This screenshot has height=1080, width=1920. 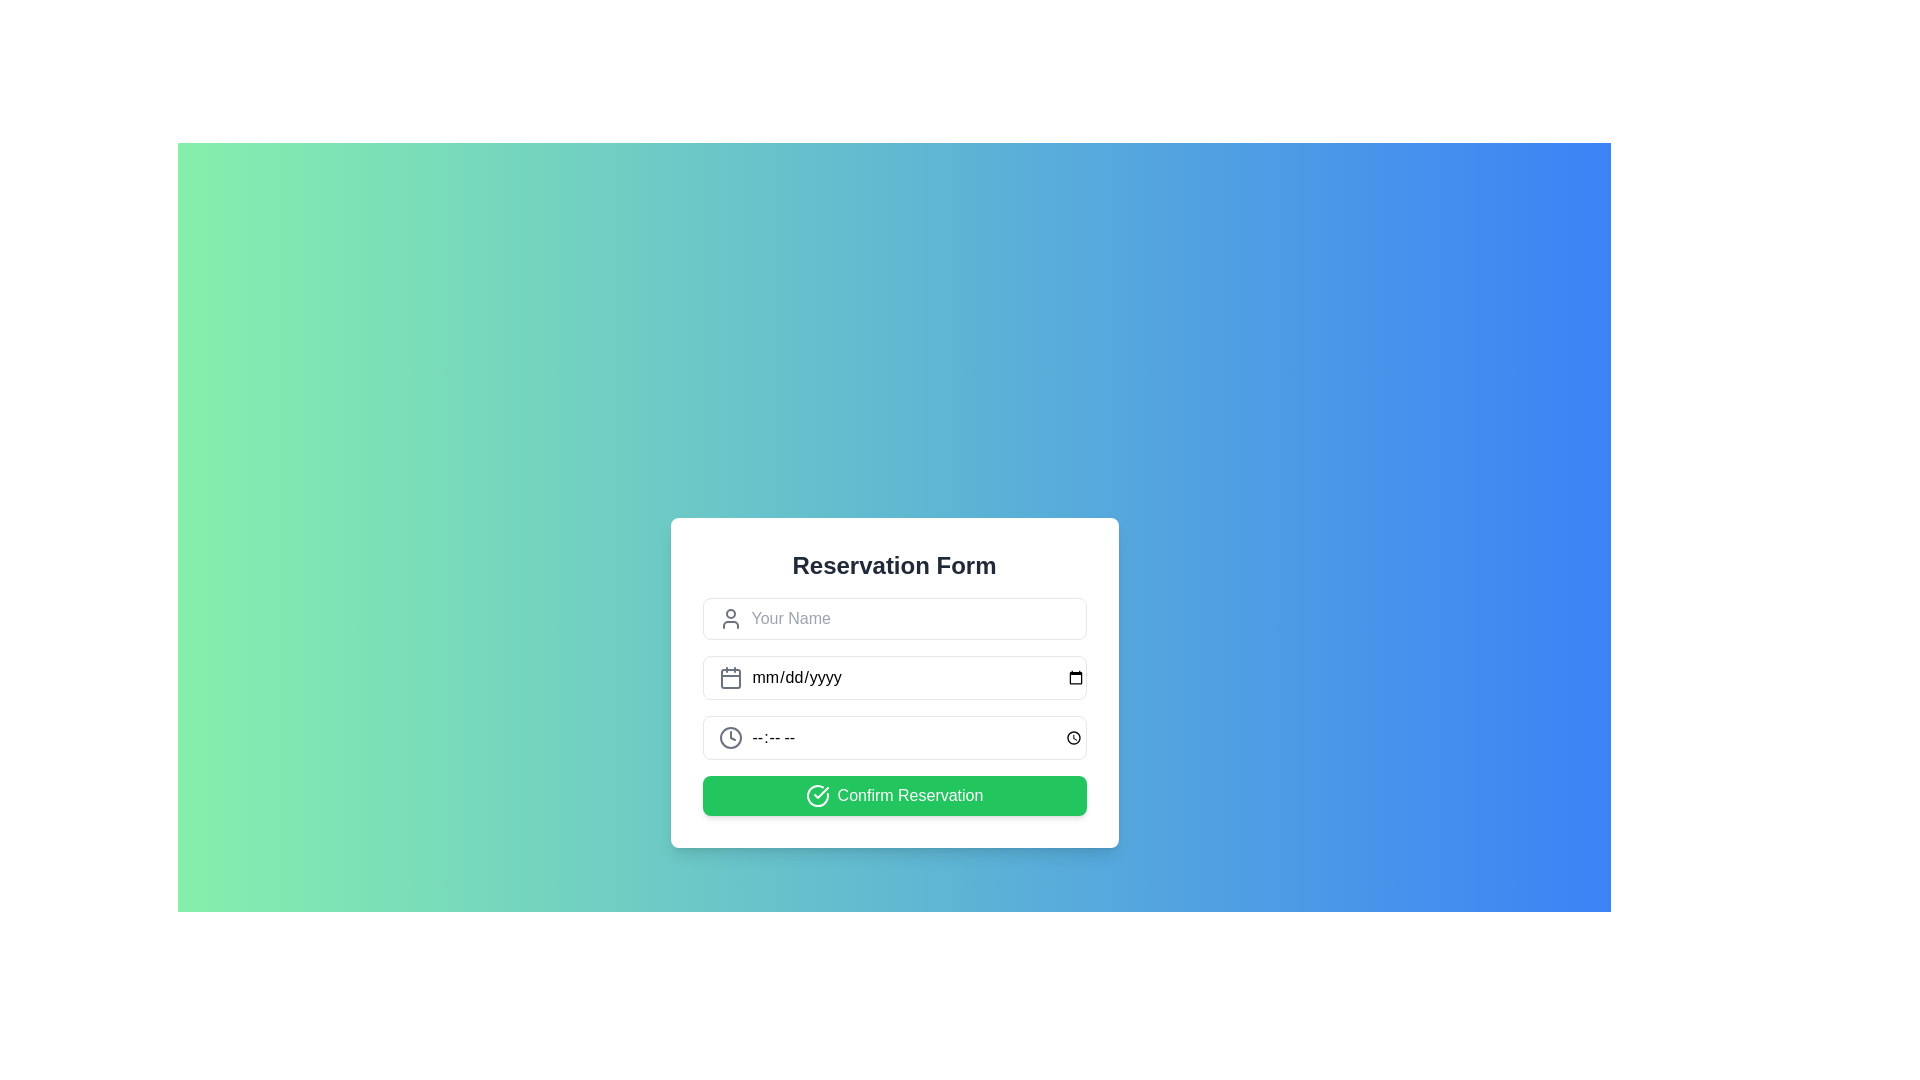 I want to click on the time input field, which is styled with rounded corners and includes clock icons, so click(x=893, y=737).